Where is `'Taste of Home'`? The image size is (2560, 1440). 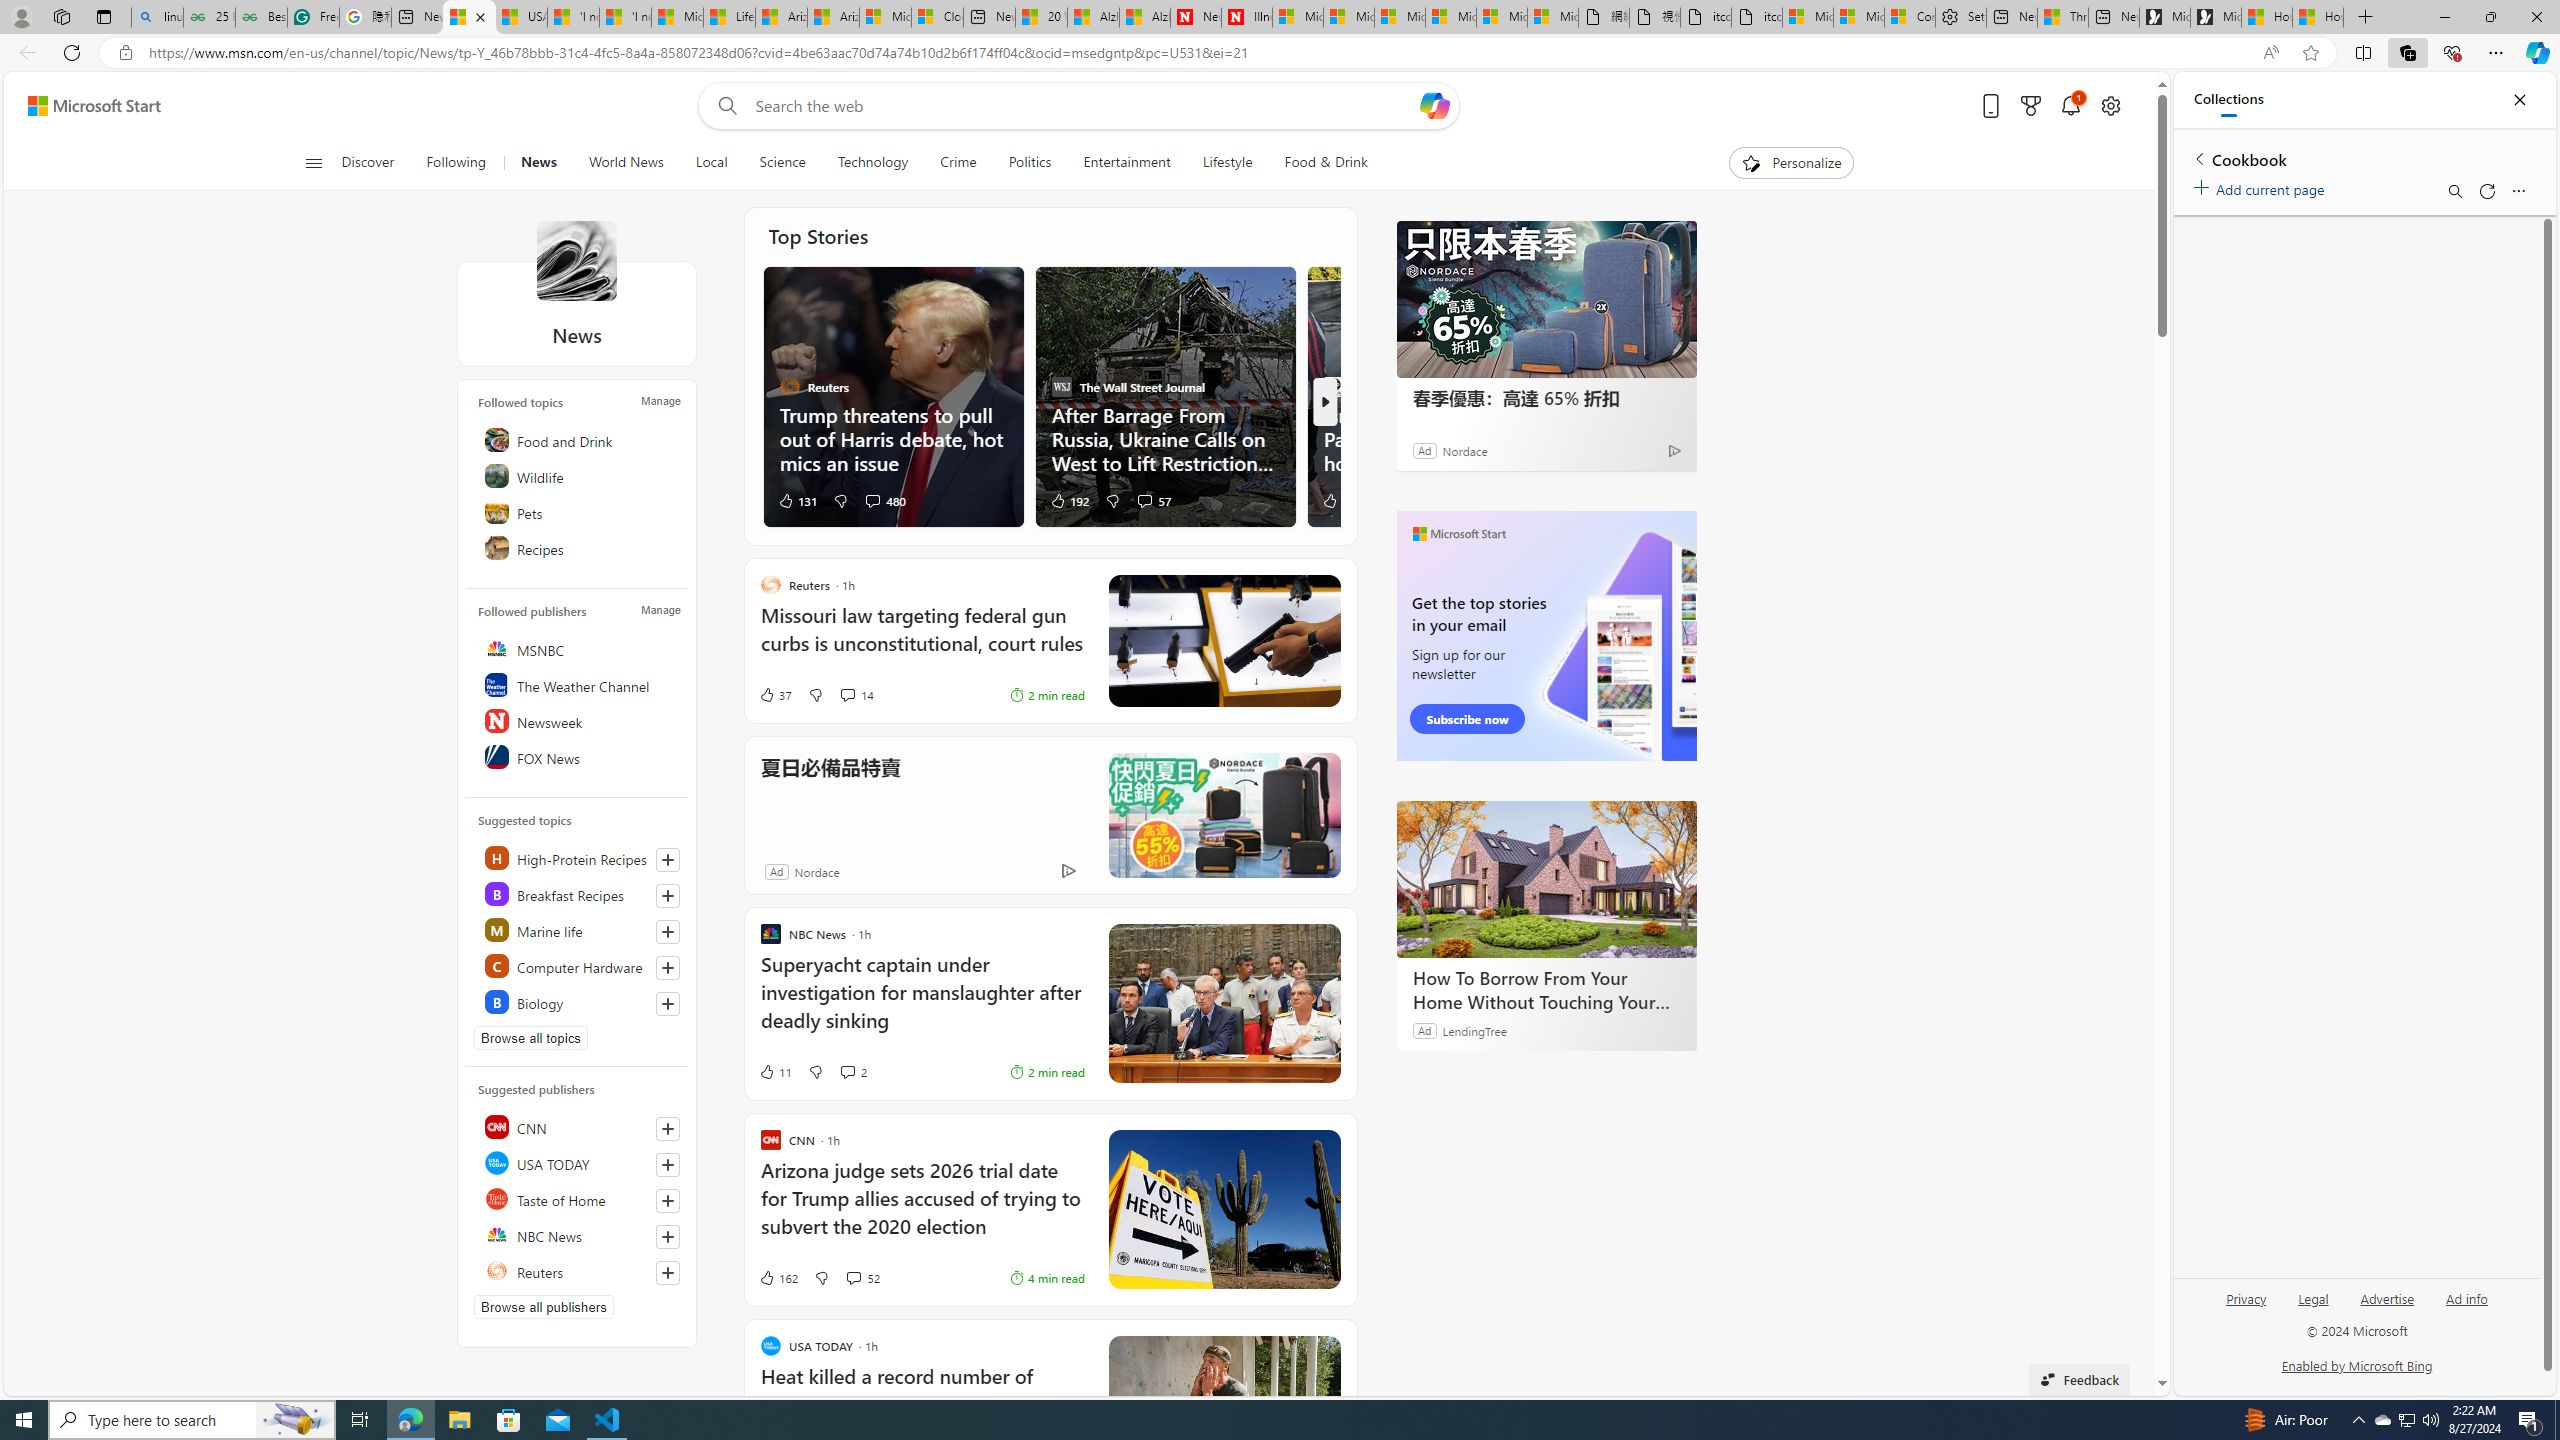
'Taste of Home' is located at coordinates (578, 1198).